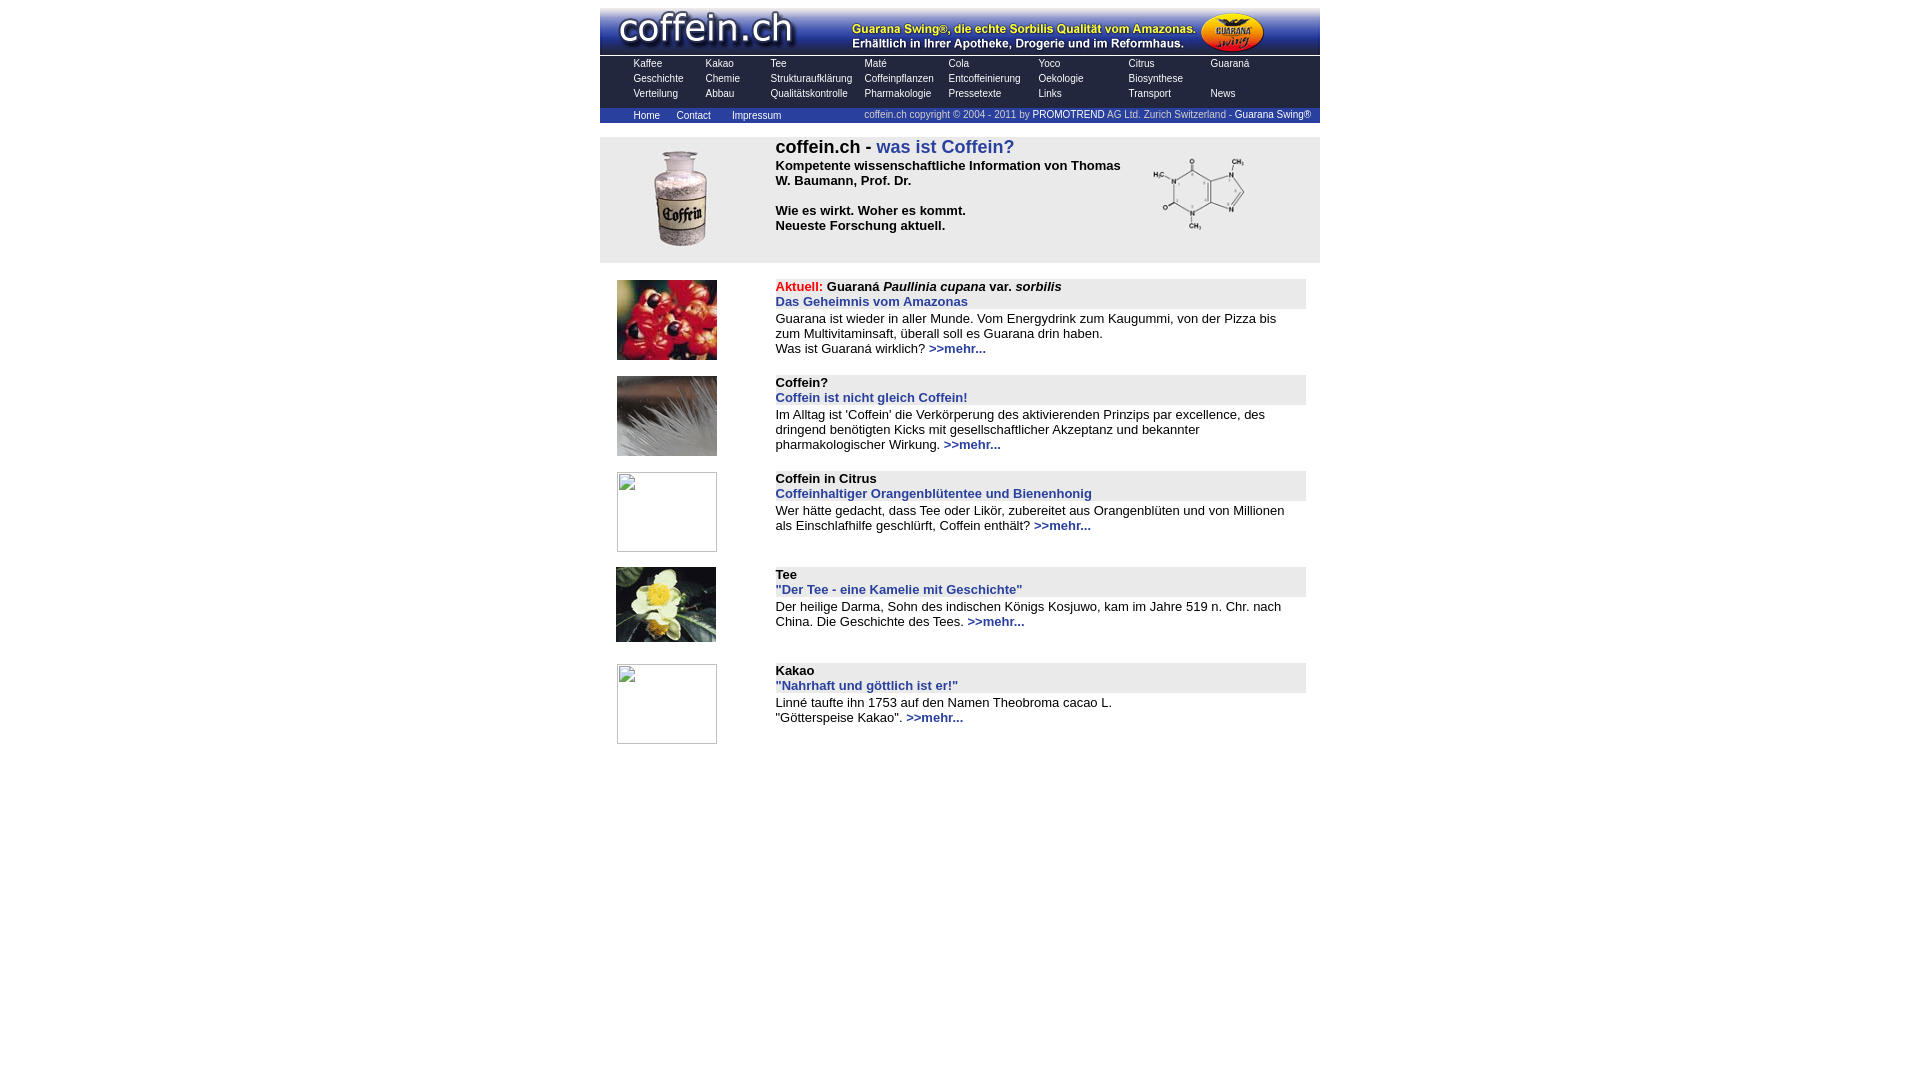 This screenshot has height=1080, width=1920. Describe the element at coordinates (872, 389) in the screenshot. I see `'Coffein?` at that location.